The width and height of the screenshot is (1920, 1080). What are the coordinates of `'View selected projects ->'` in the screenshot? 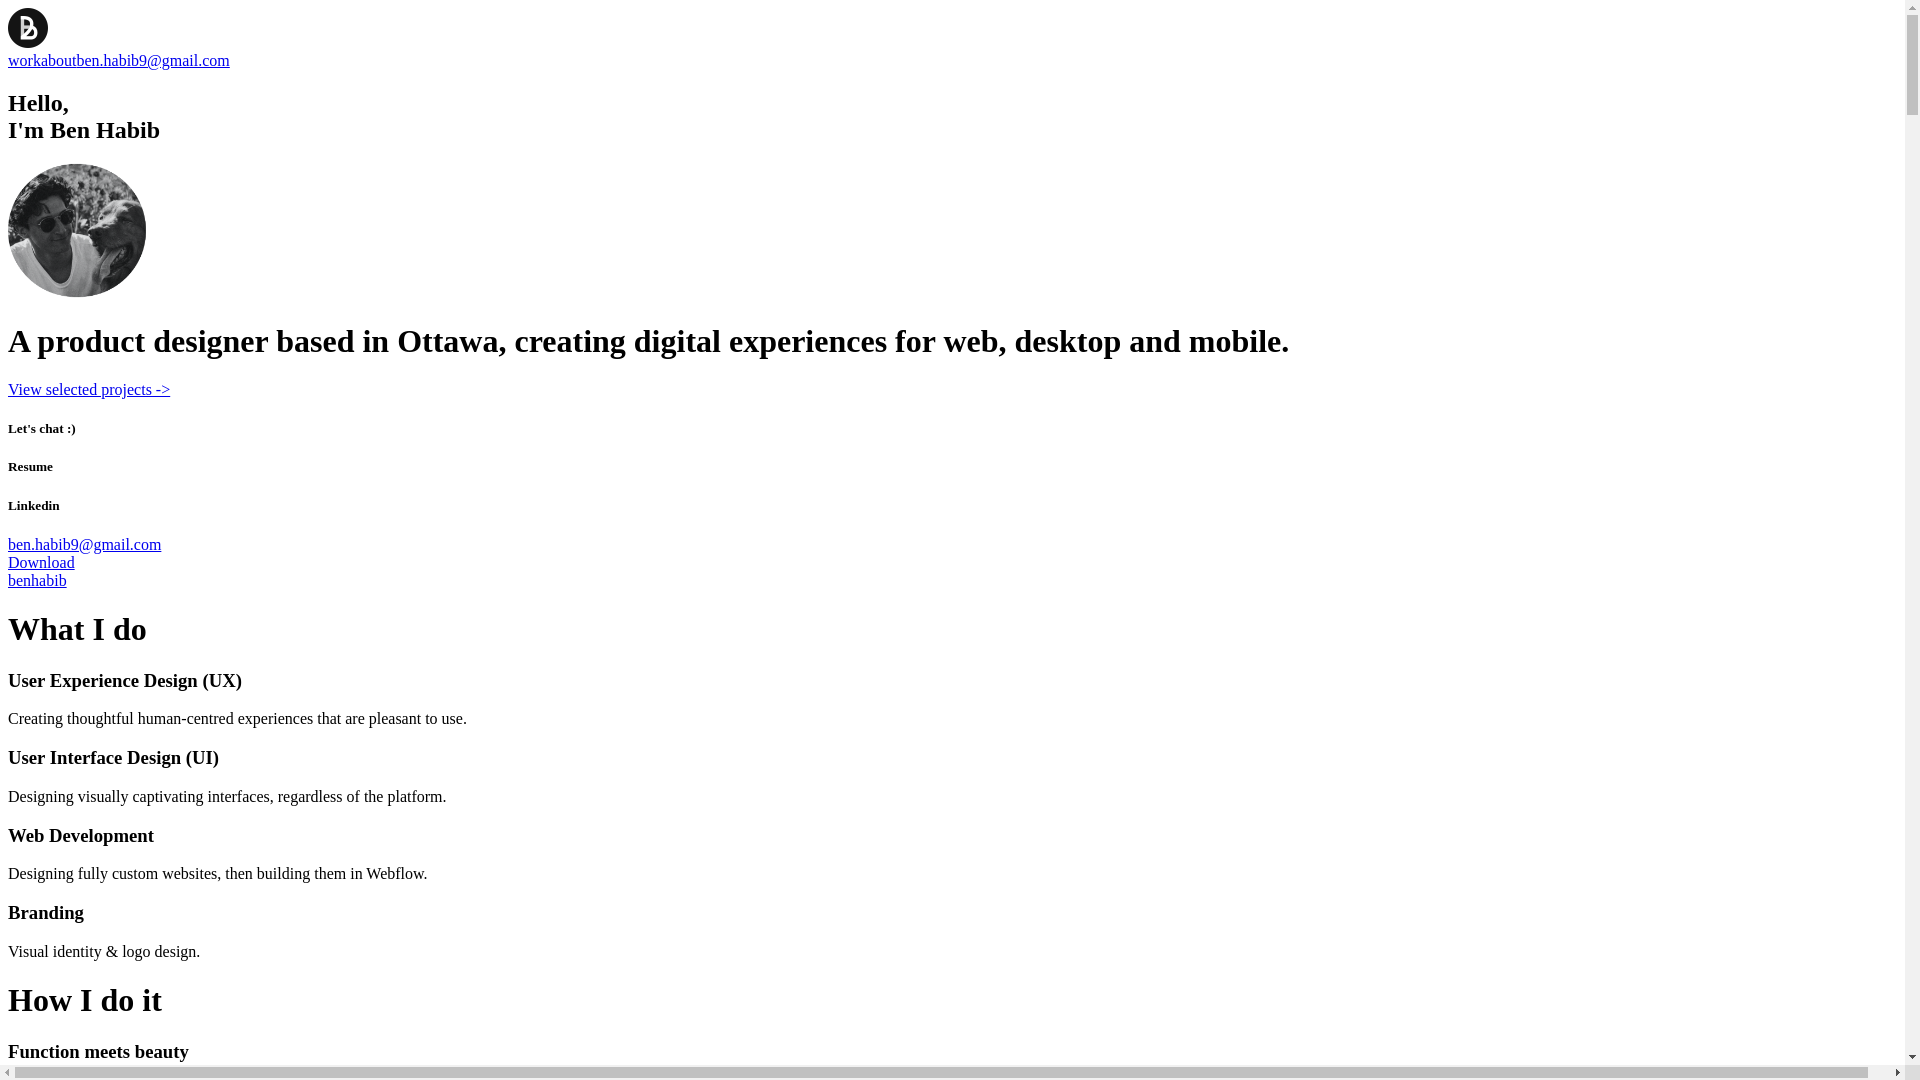 It's located at (951, 389).